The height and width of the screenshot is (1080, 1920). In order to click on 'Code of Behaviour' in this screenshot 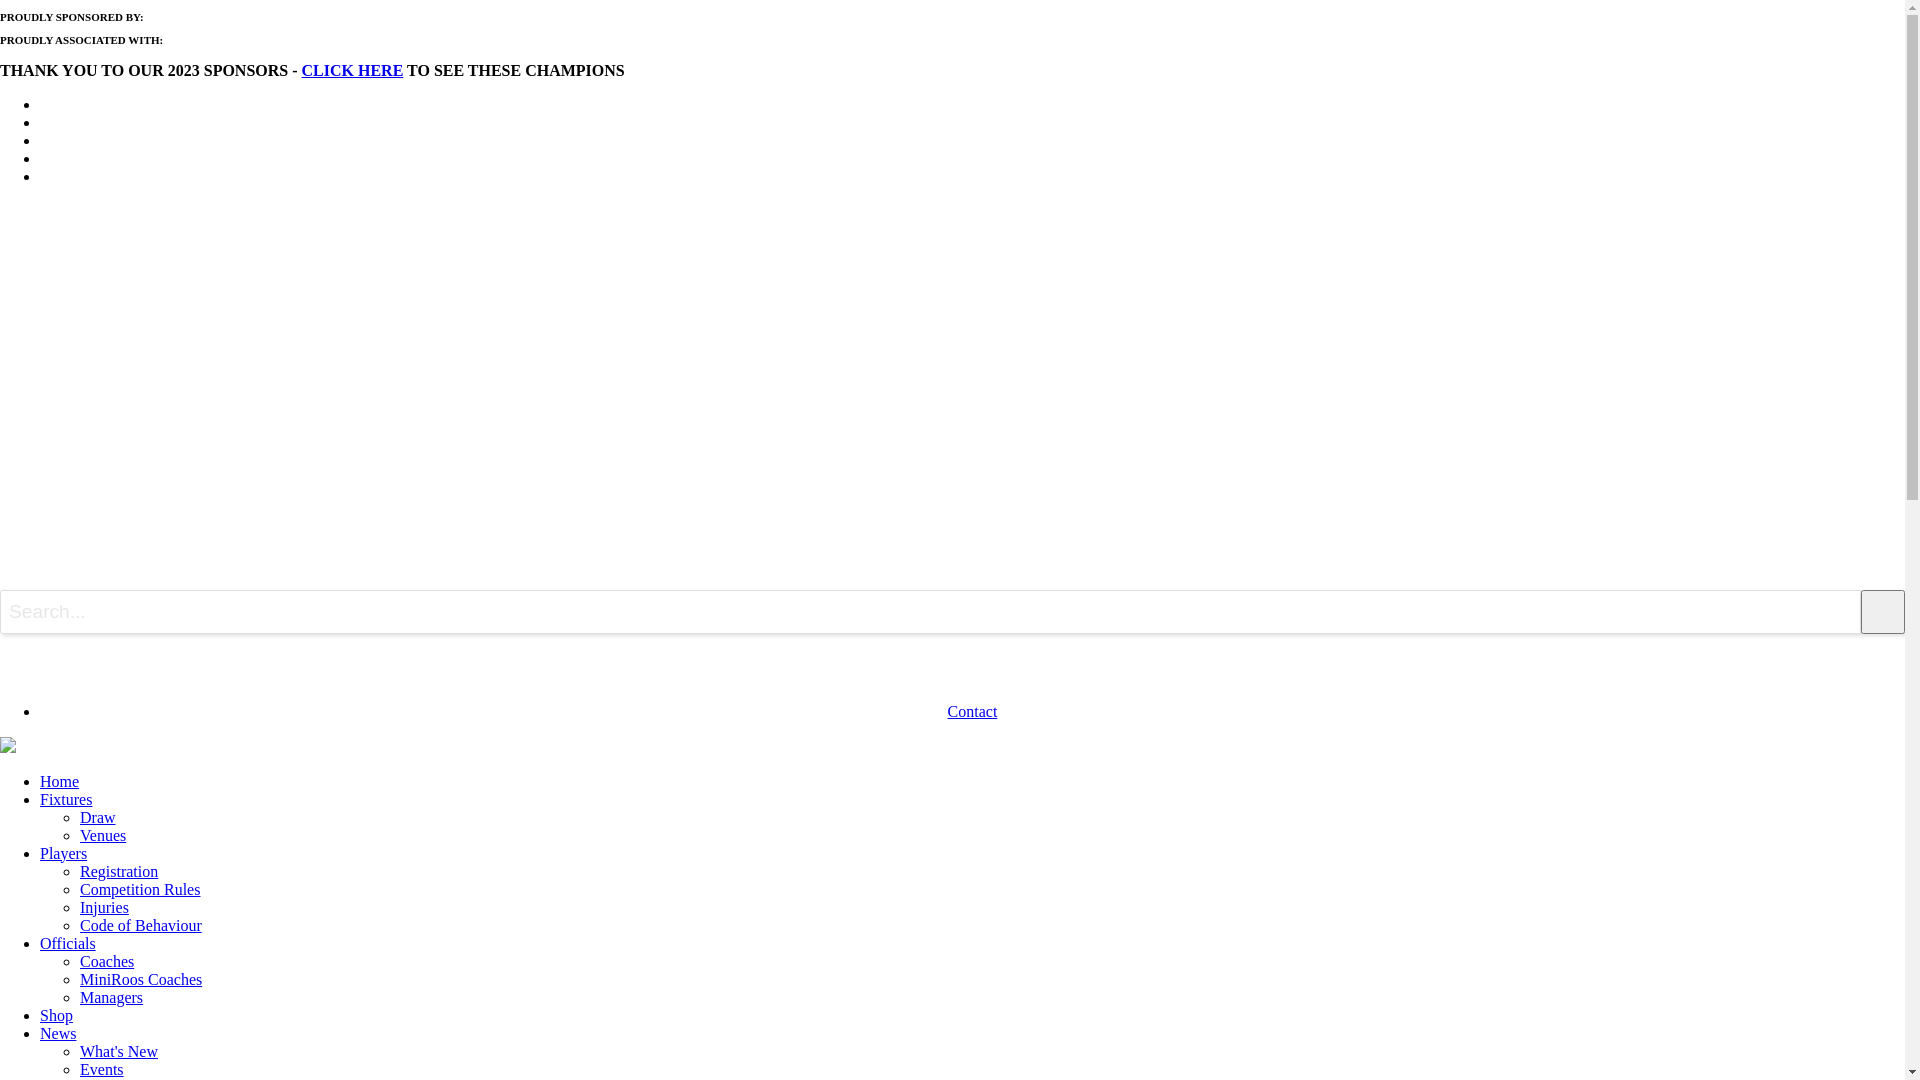, I will do `click(139, 925)`.